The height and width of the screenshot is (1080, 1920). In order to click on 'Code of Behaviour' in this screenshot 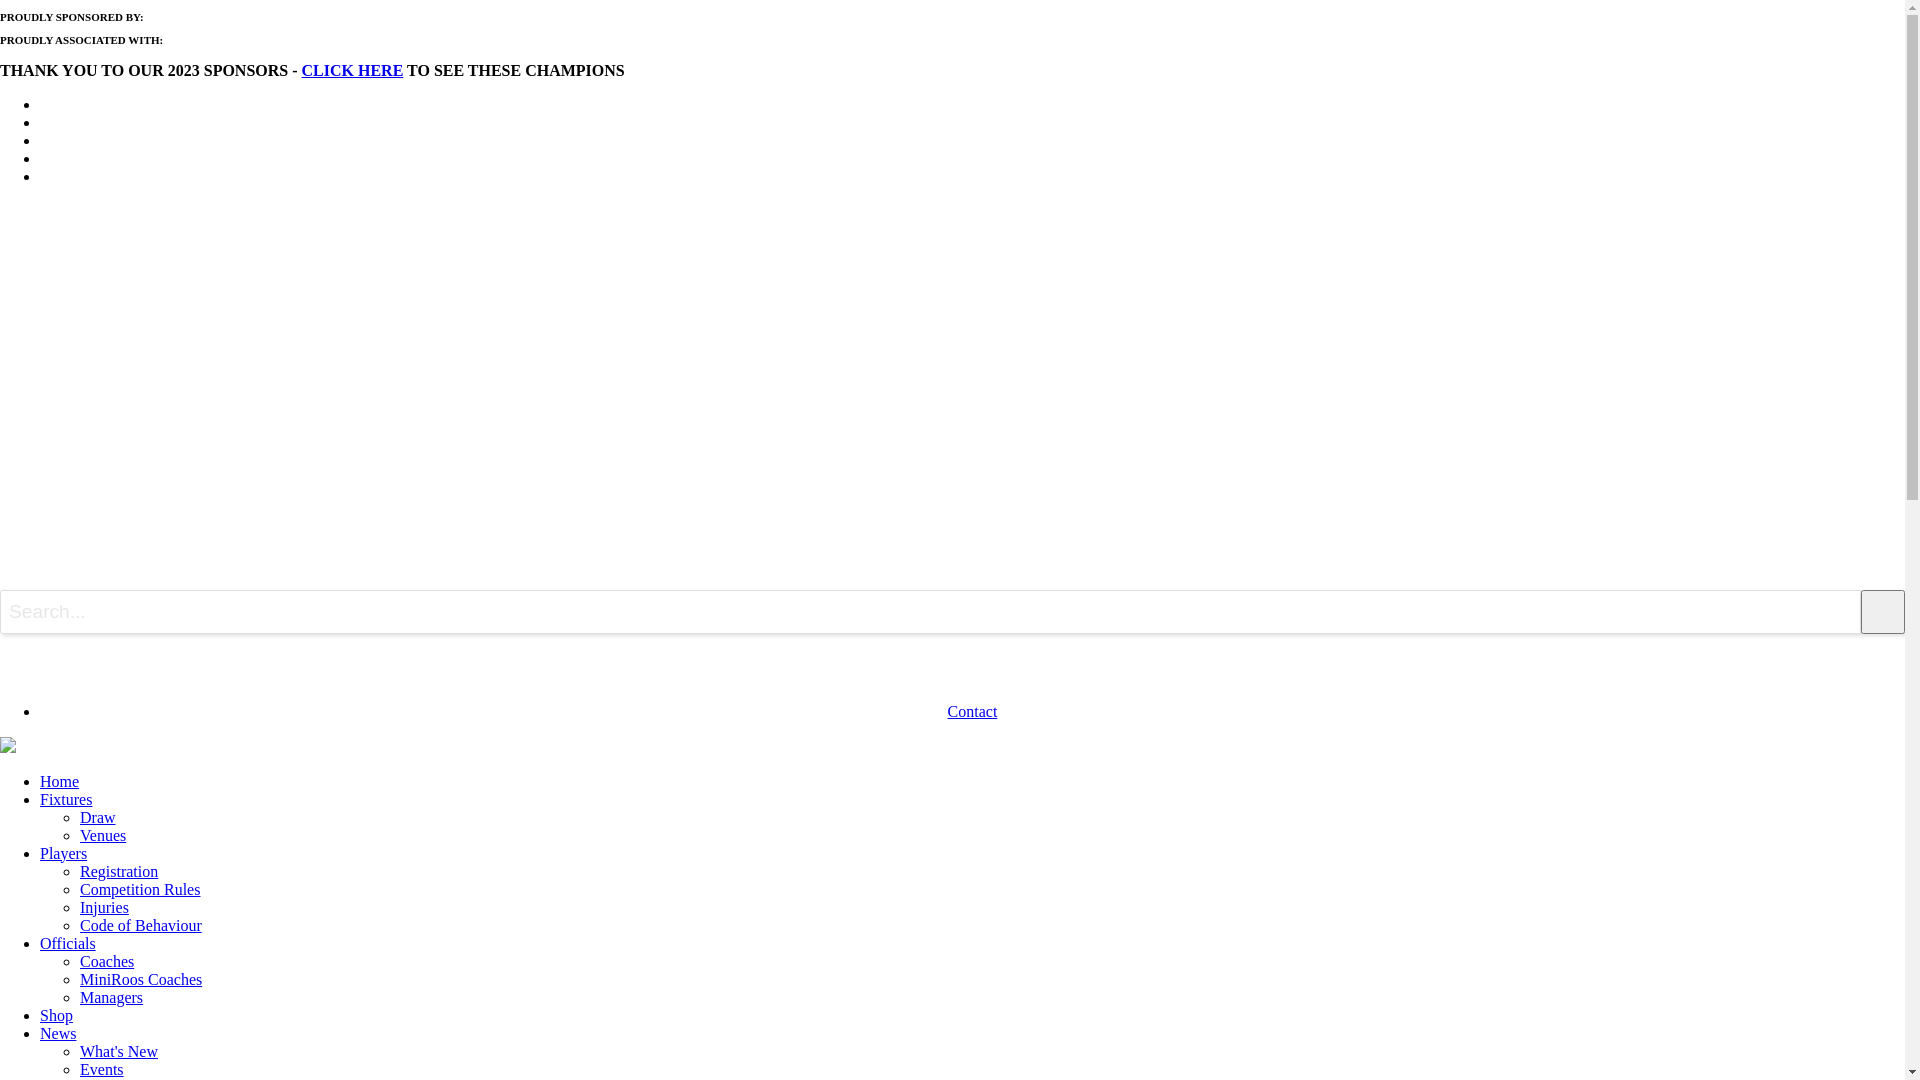, I will do `click(139, 925)`.